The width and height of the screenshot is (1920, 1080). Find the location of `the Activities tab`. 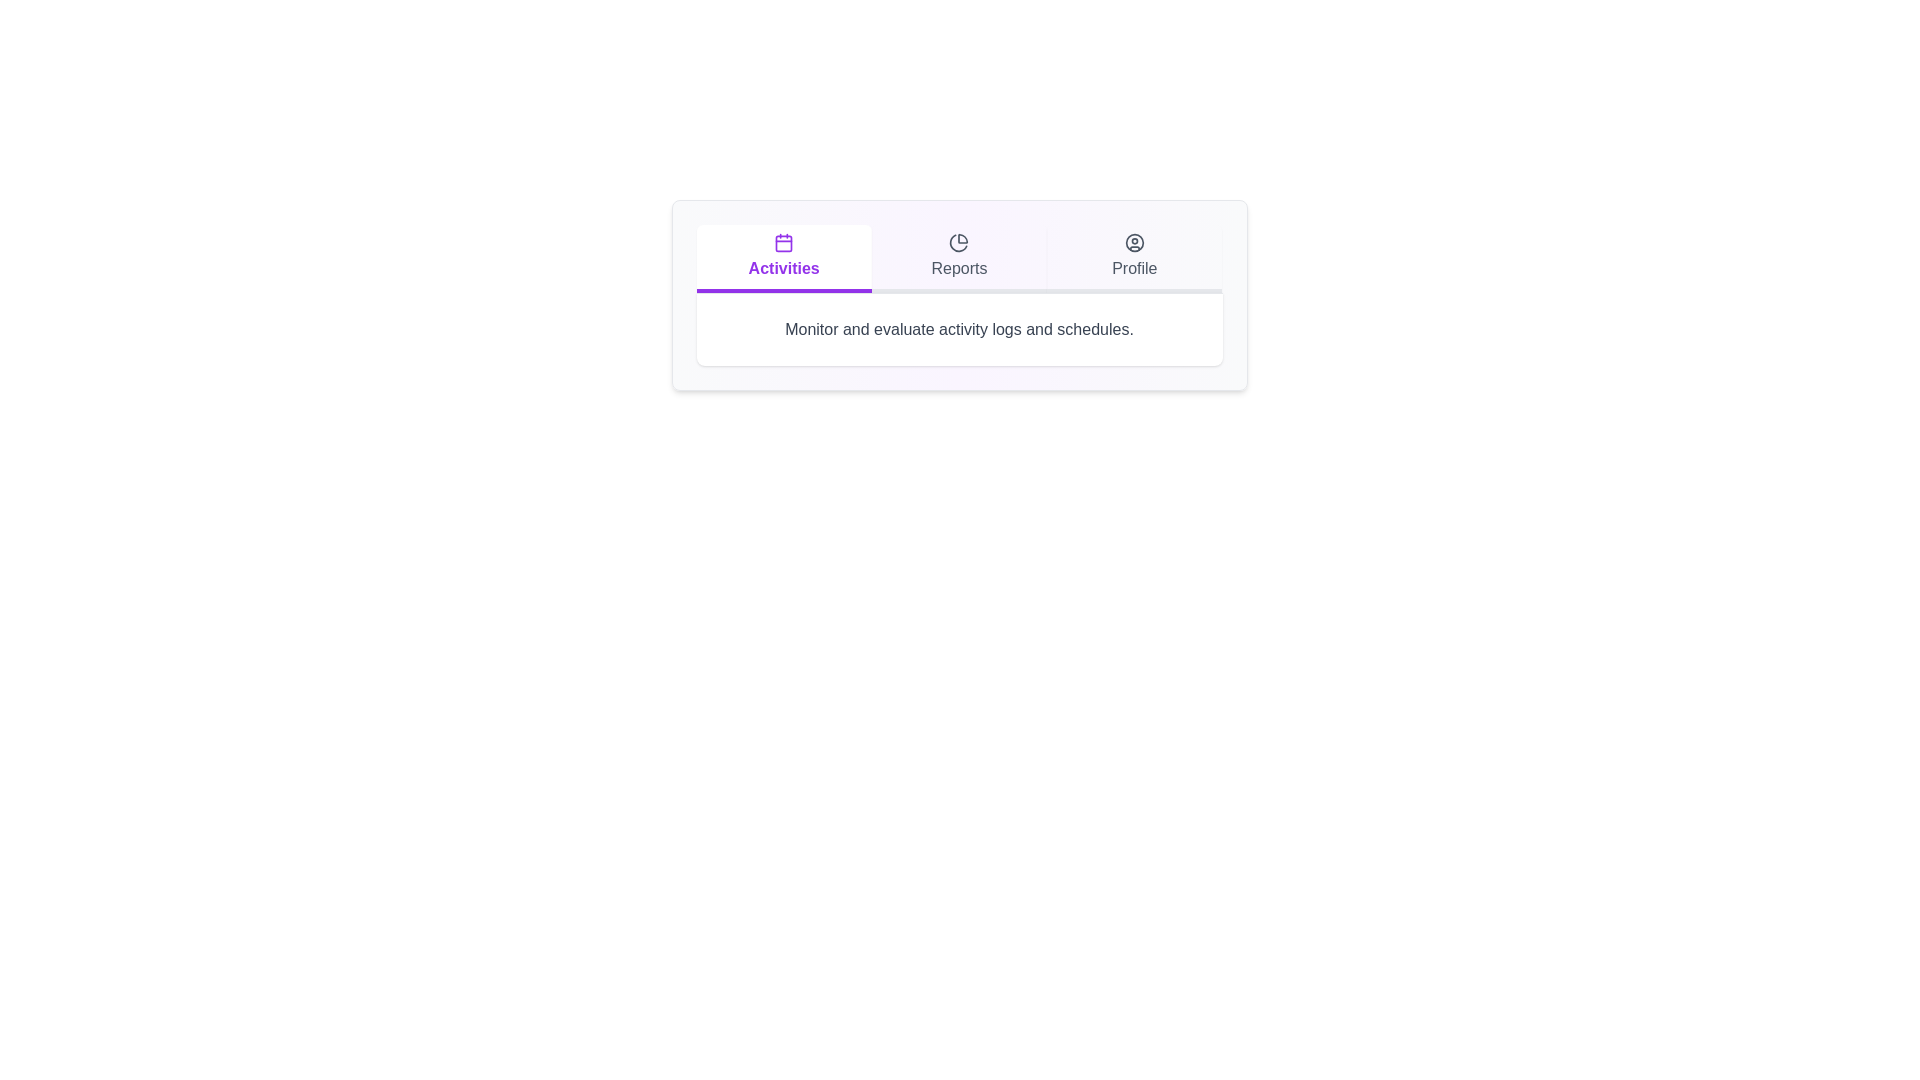

the Activities tab is located at coordinates (782, 257).